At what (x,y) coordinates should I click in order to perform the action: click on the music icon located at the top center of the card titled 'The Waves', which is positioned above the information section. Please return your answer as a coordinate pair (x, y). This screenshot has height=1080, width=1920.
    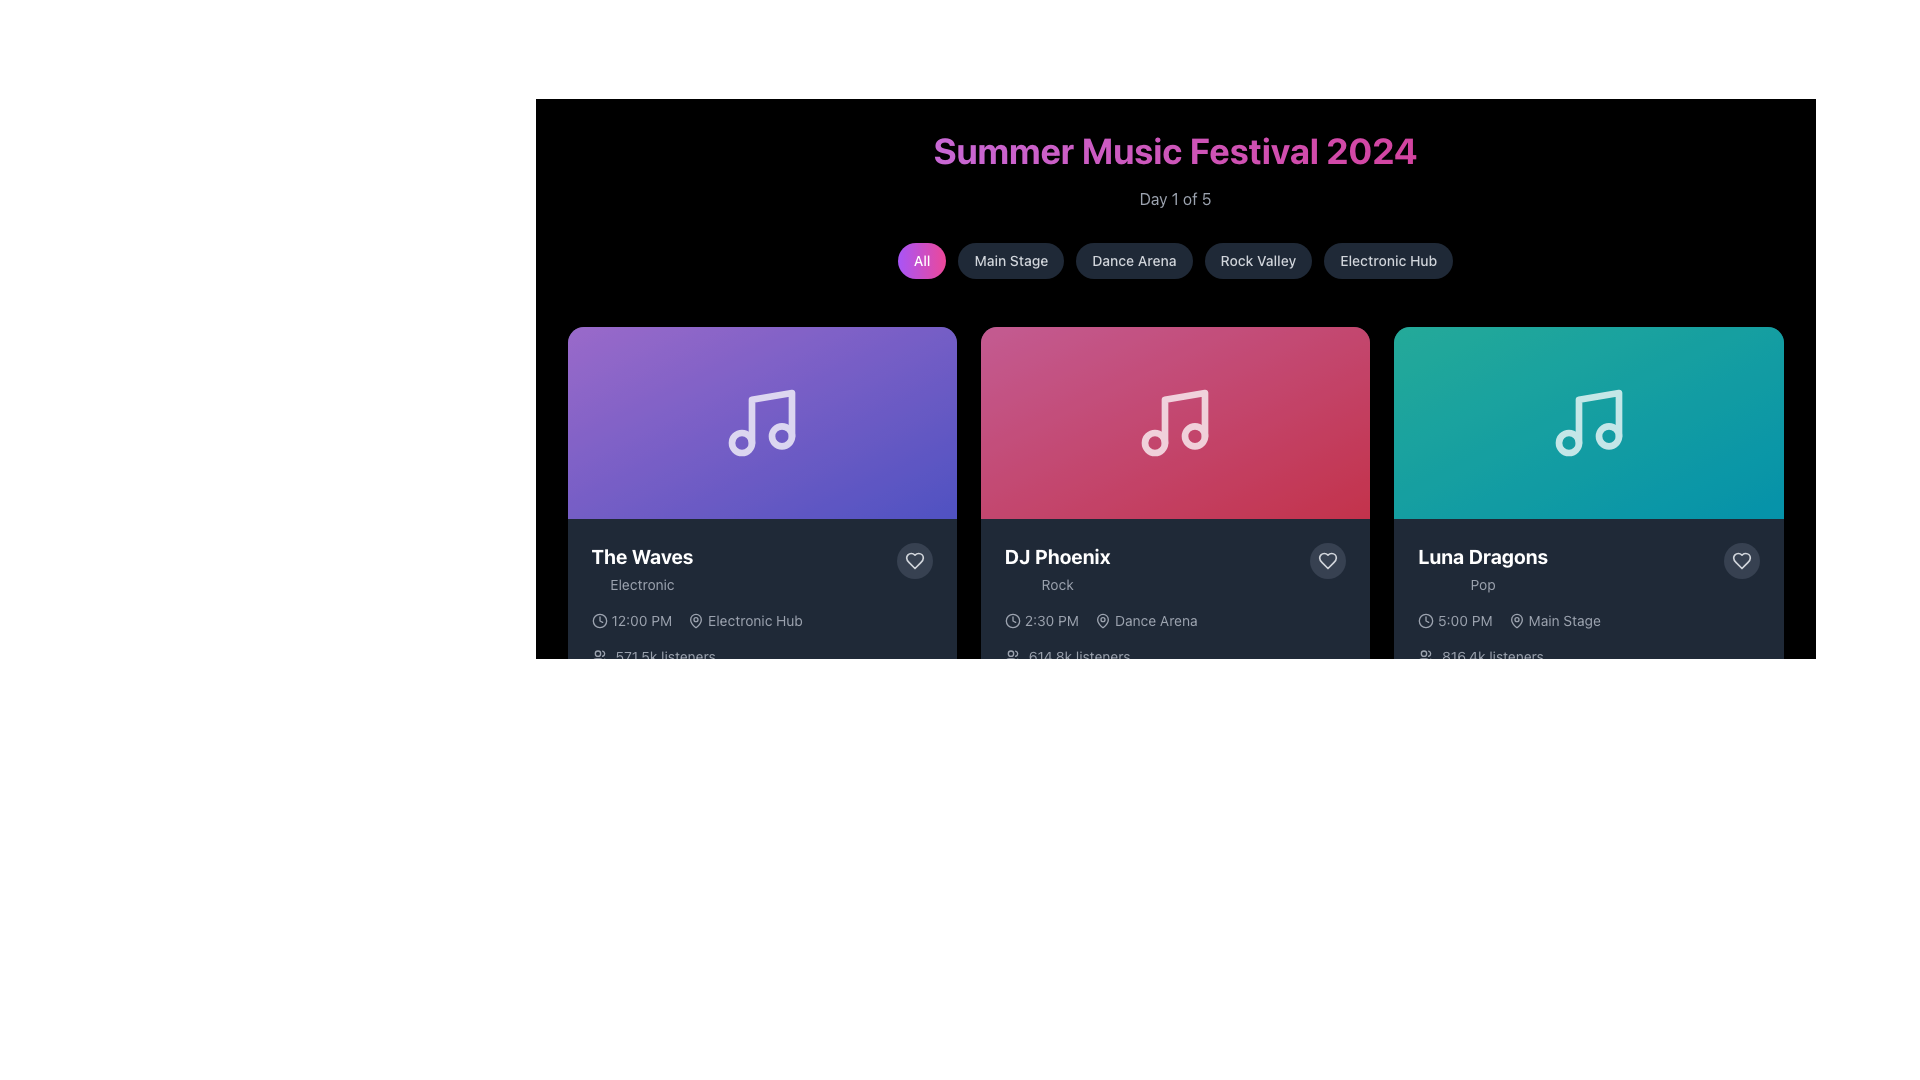
    Looking at the image, I should click on (761, 422).